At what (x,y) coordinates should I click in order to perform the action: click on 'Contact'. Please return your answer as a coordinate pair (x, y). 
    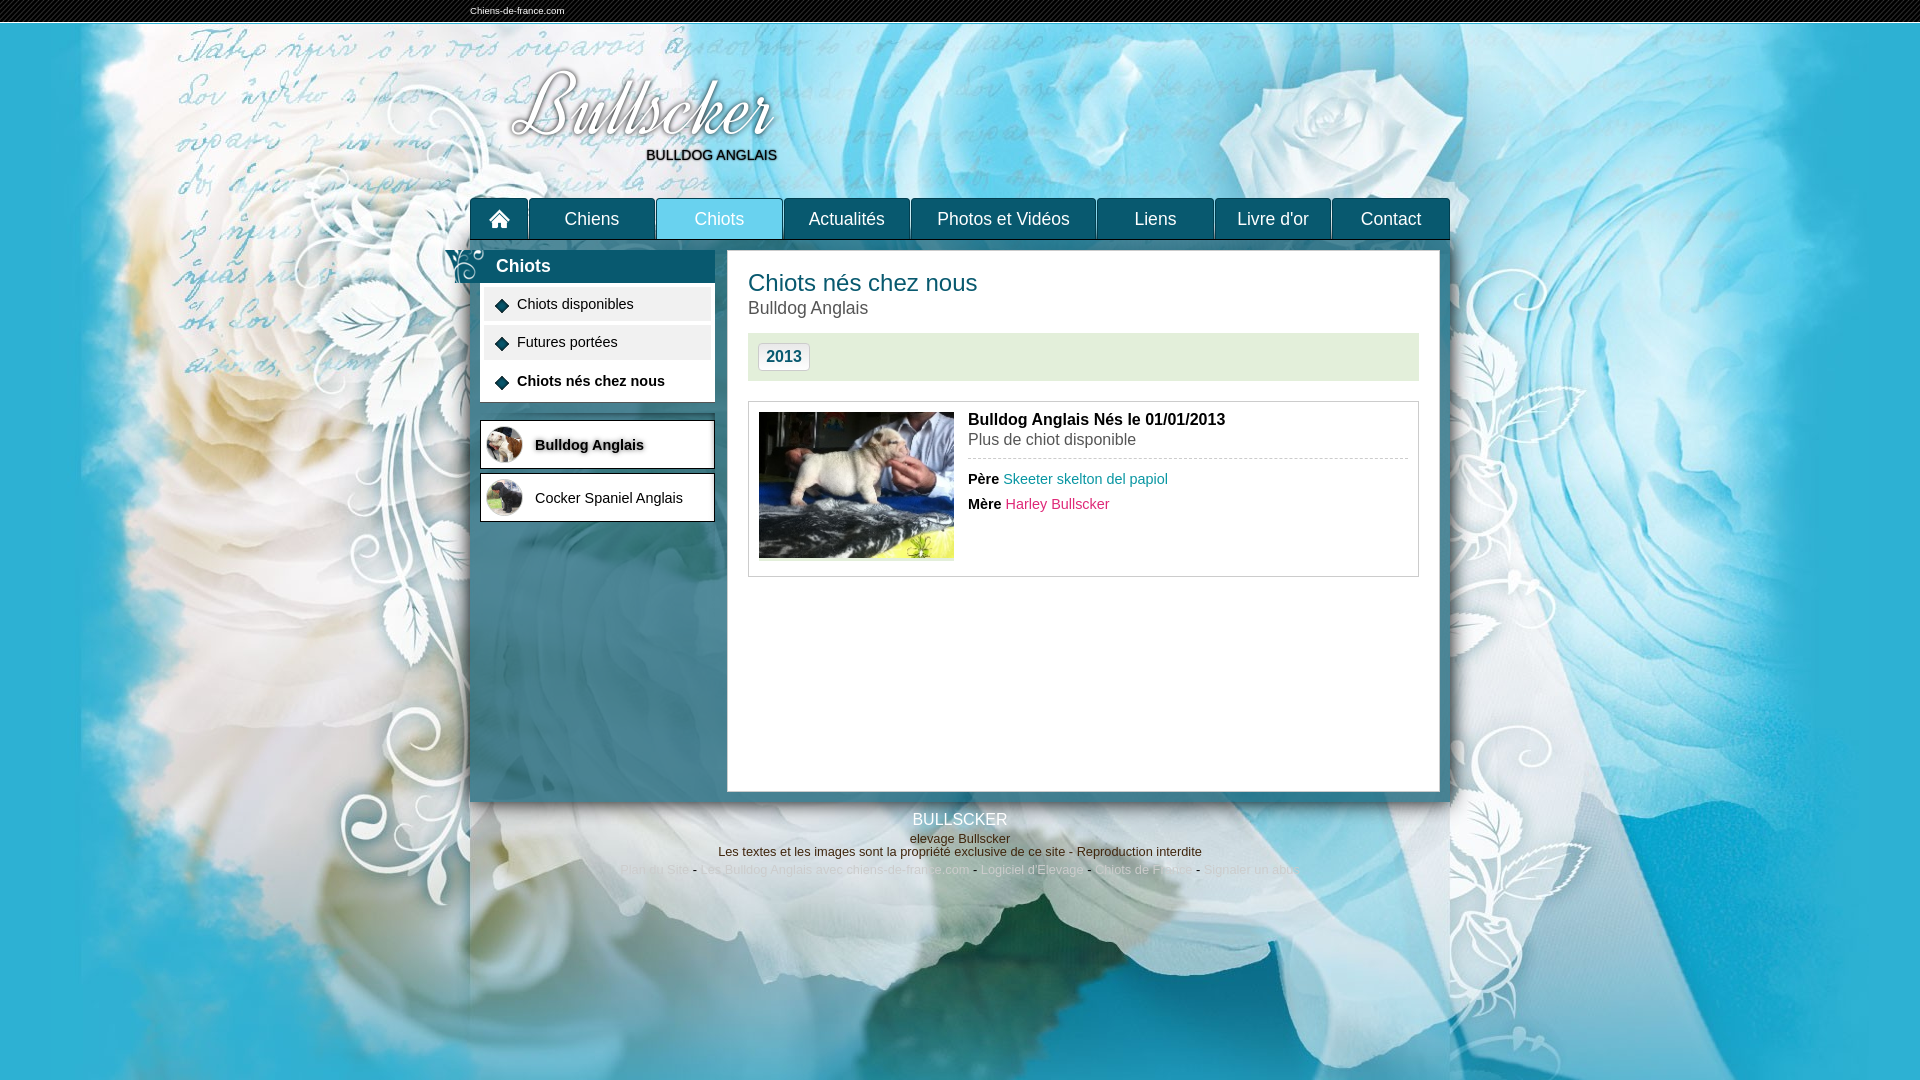
    Looking at the image, I should click on (1390, 218).